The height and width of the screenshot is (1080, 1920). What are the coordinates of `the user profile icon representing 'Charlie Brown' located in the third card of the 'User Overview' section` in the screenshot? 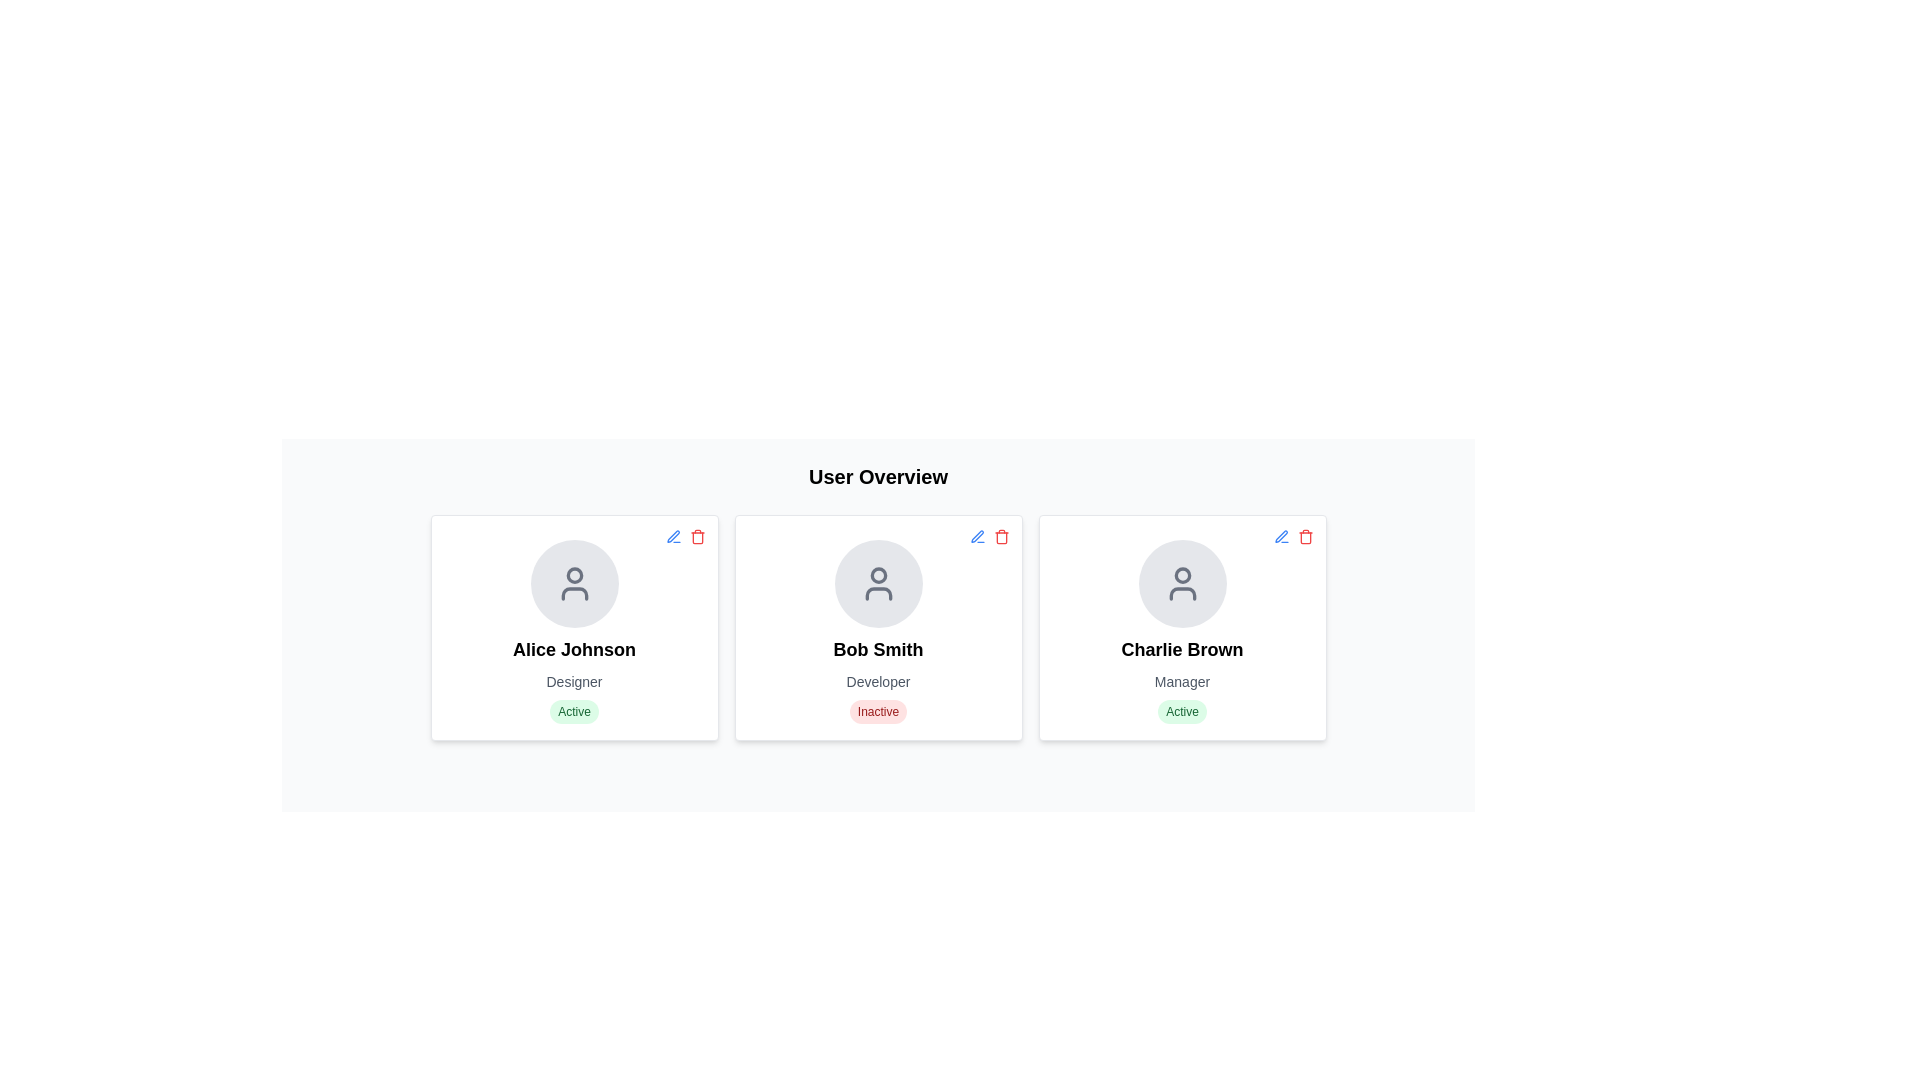 It's located at (1182, 583).